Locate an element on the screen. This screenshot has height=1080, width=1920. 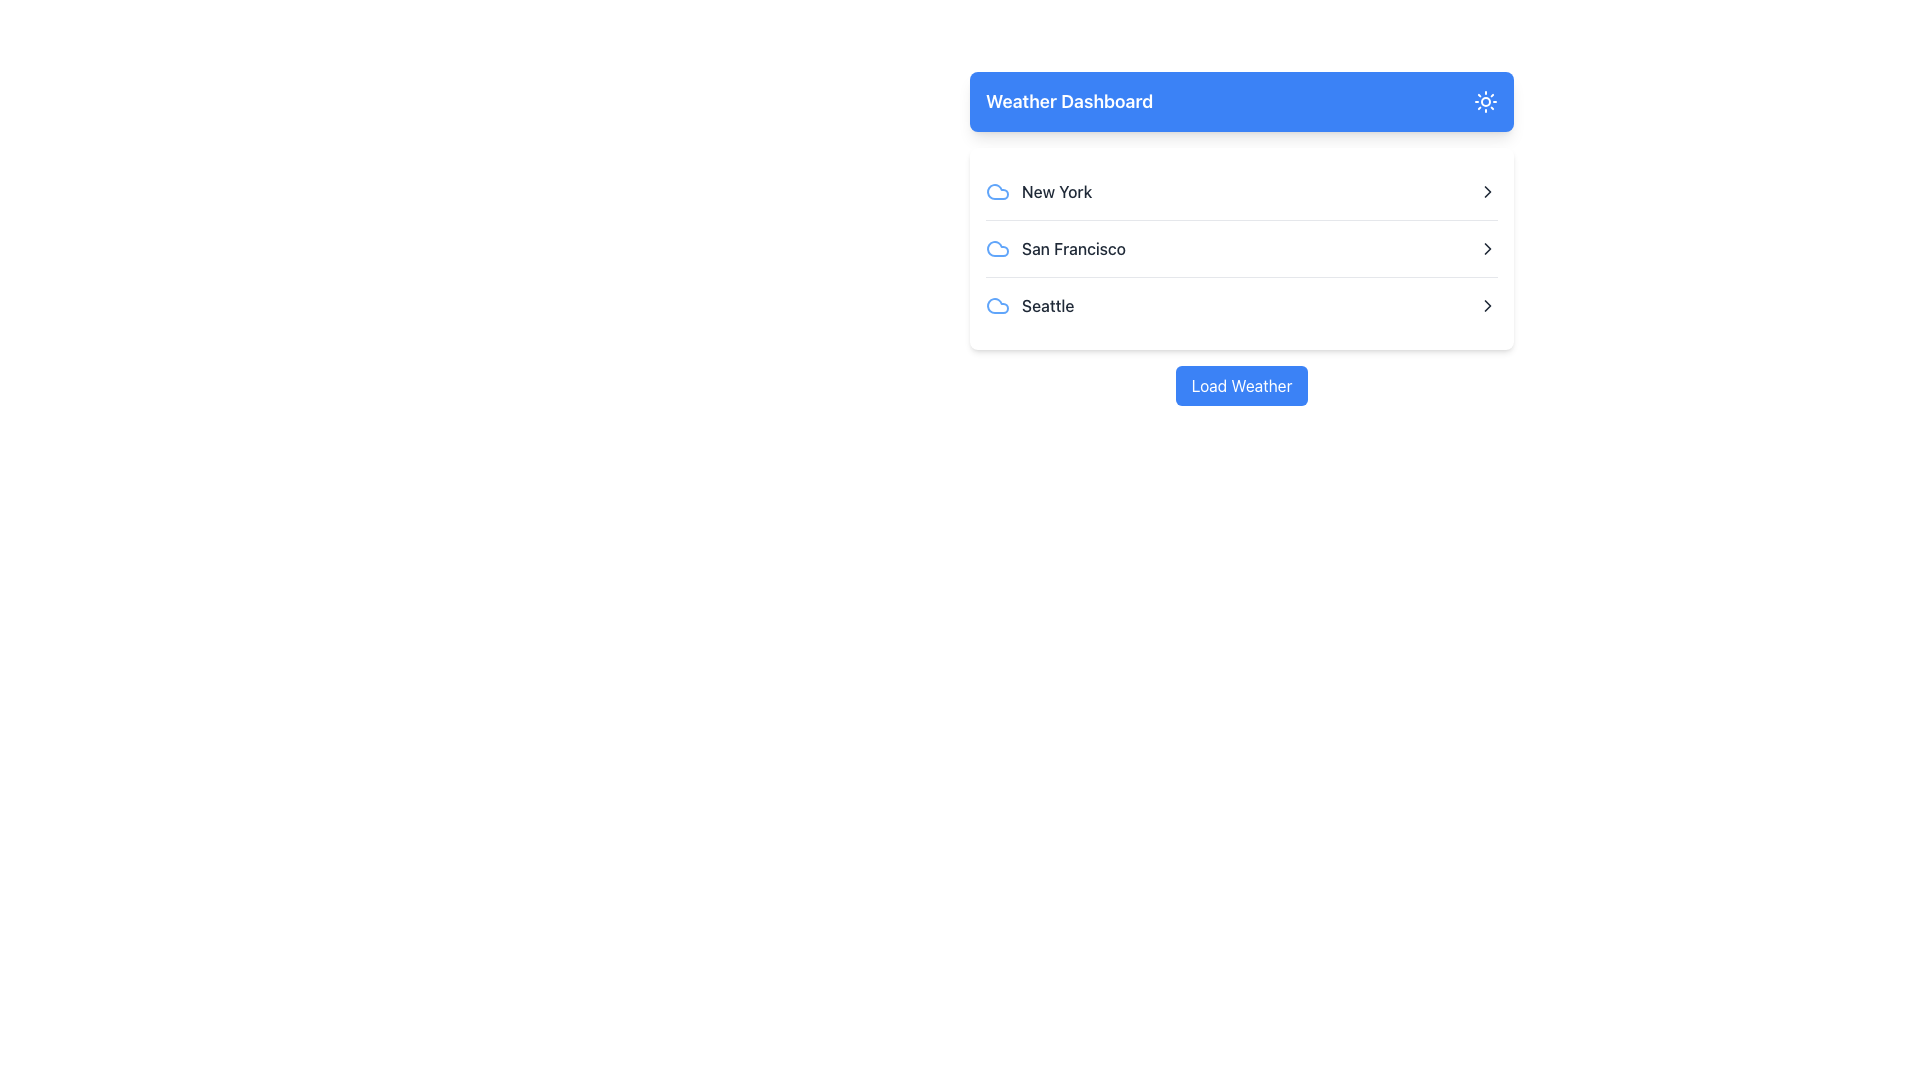
the Chevron icon located at the right edge of the list item labeled 'Seattle' is located at coordinates (1488, 305).